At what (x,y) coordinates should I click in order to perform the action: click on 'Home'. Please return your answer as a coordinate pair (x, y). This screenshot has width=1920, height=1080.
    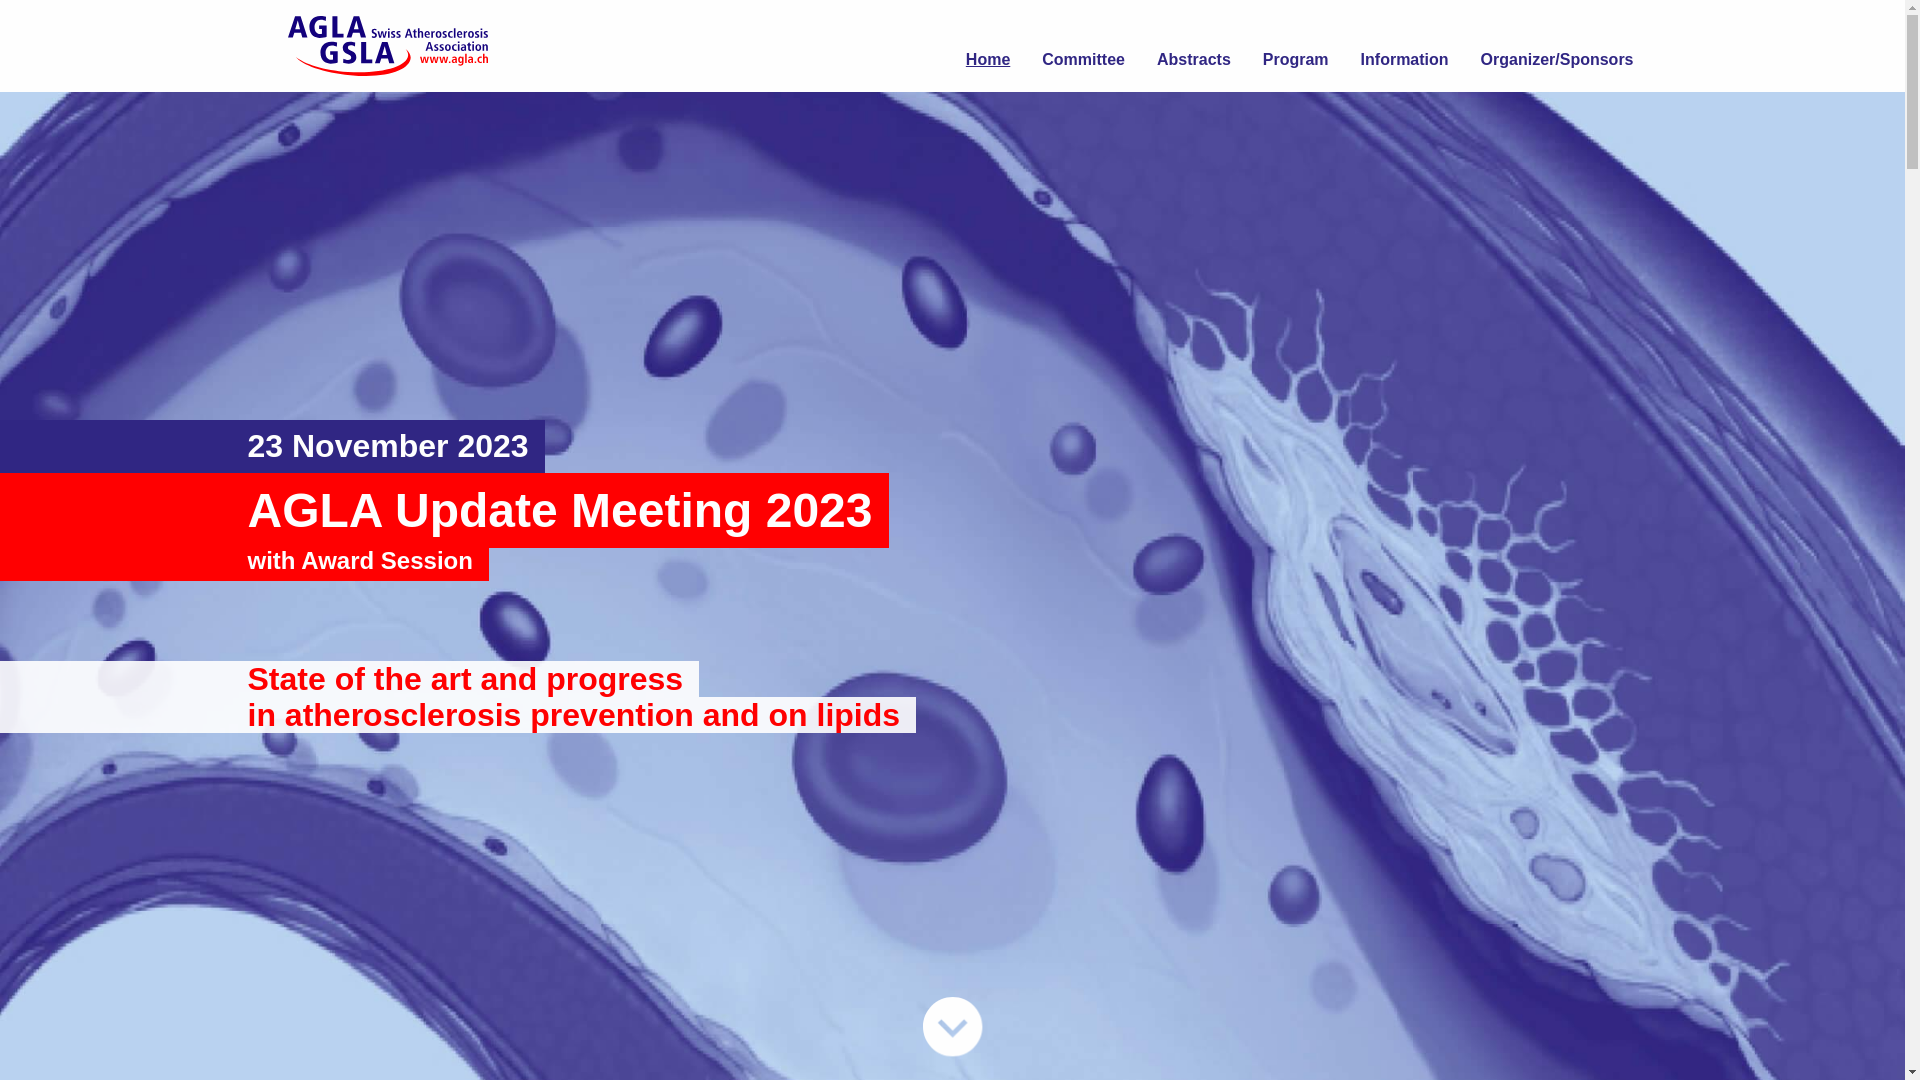
    Looking at the image, I should click on (988, 45).